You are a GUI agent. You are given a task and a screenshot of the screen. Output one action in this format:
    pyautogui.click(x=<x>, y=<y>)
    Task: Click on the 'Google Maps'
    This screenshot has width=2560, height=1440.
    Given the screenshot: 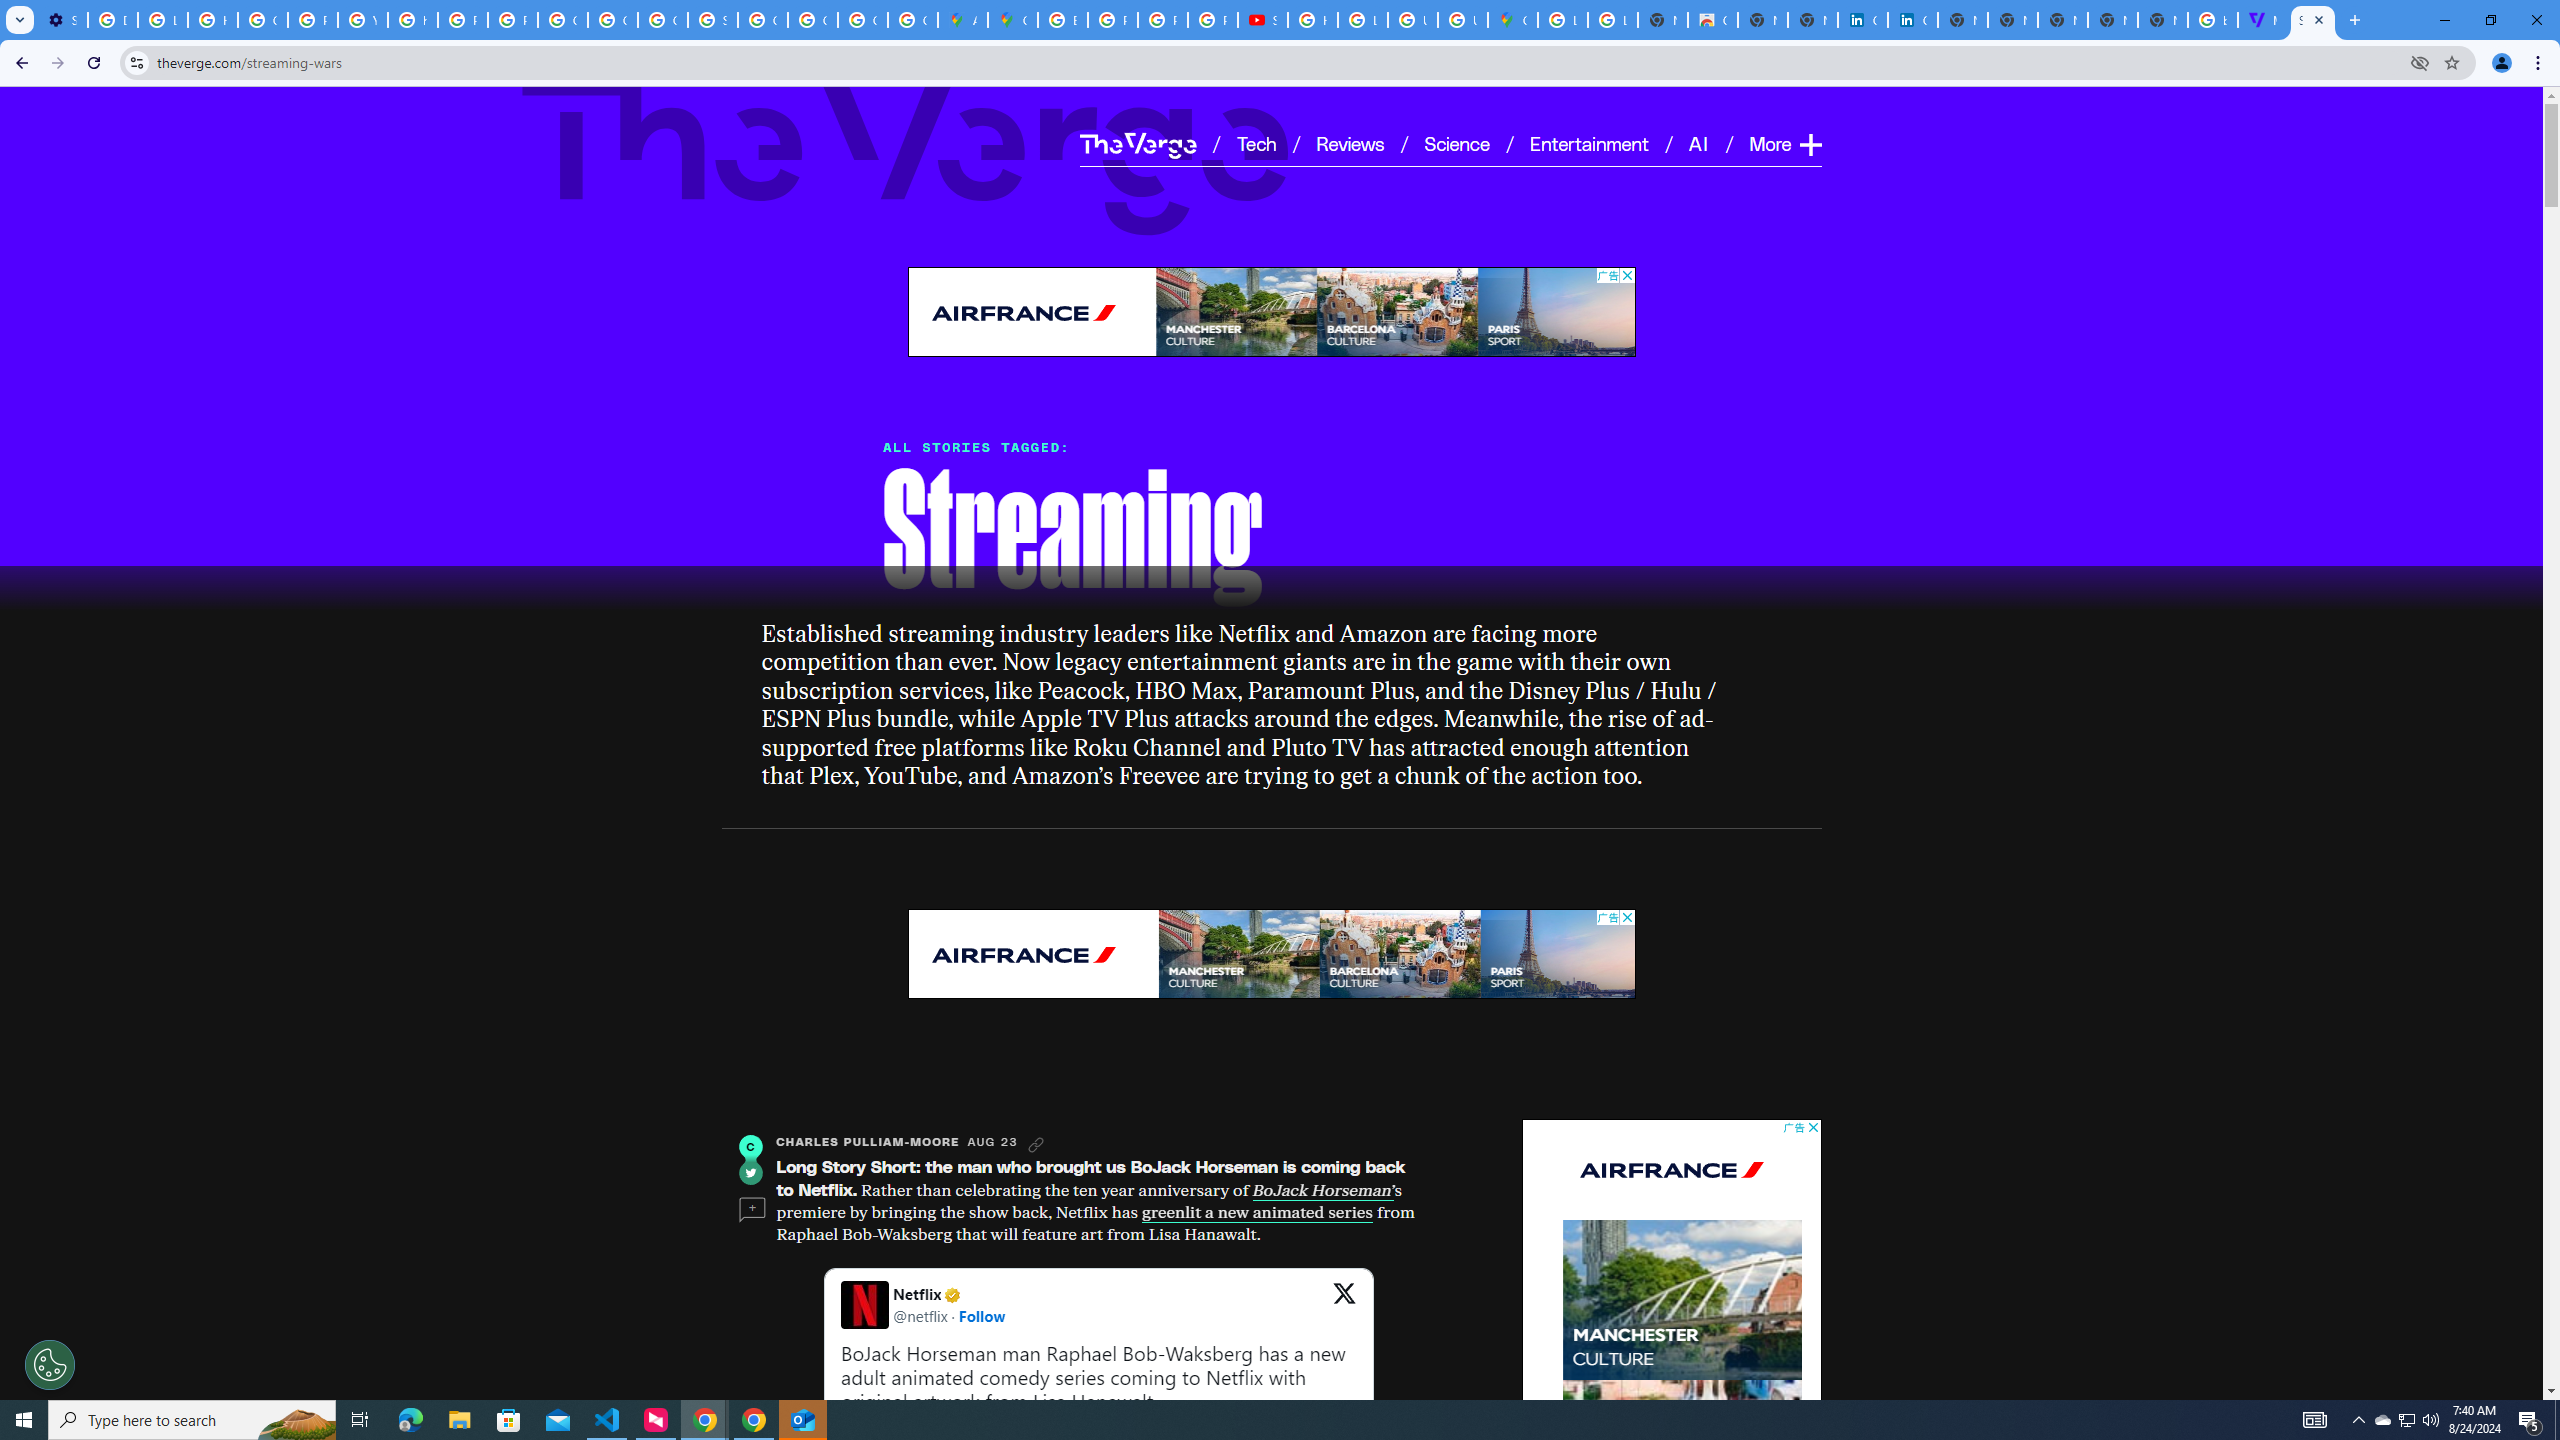 What is the action you would take?
    pyautogui.click(x=1011, y=19)
    